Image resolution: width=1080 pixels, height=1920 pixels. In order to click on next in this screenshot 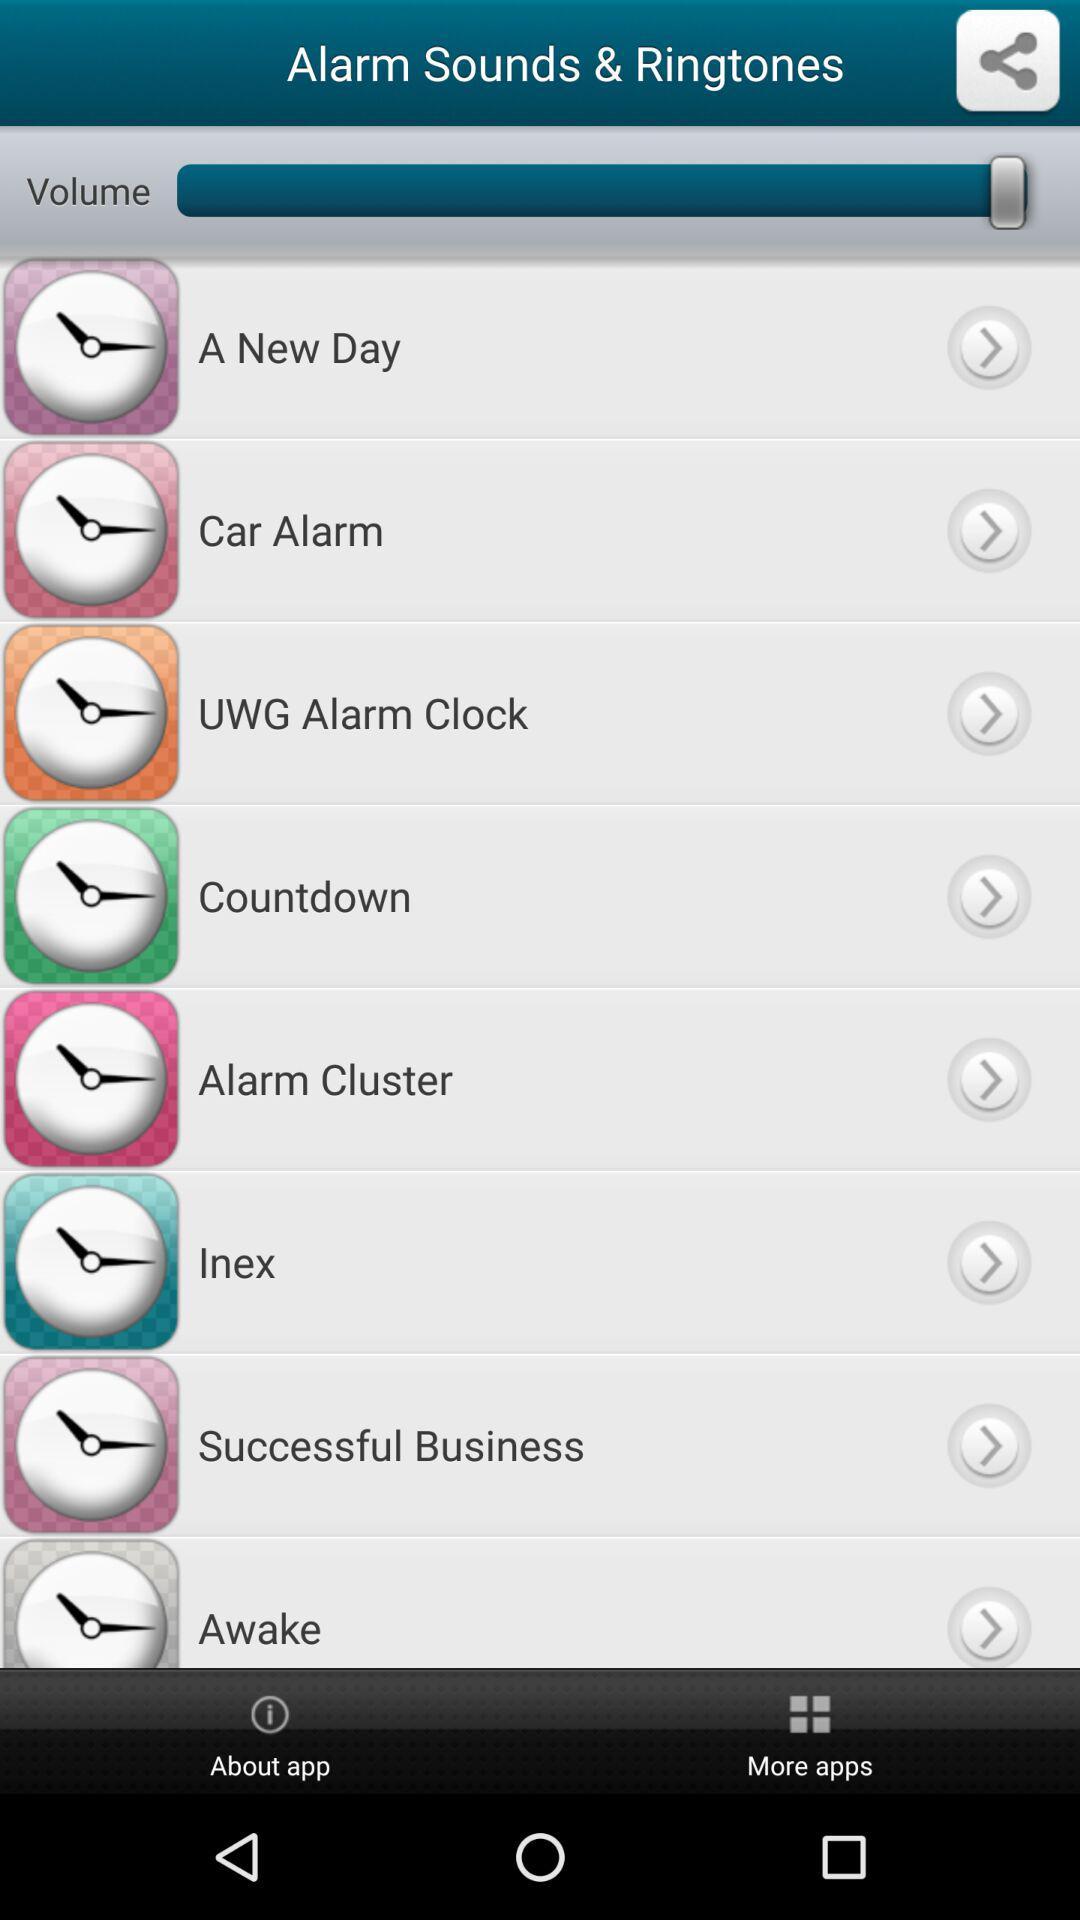, I will do `click(987, 346)`.